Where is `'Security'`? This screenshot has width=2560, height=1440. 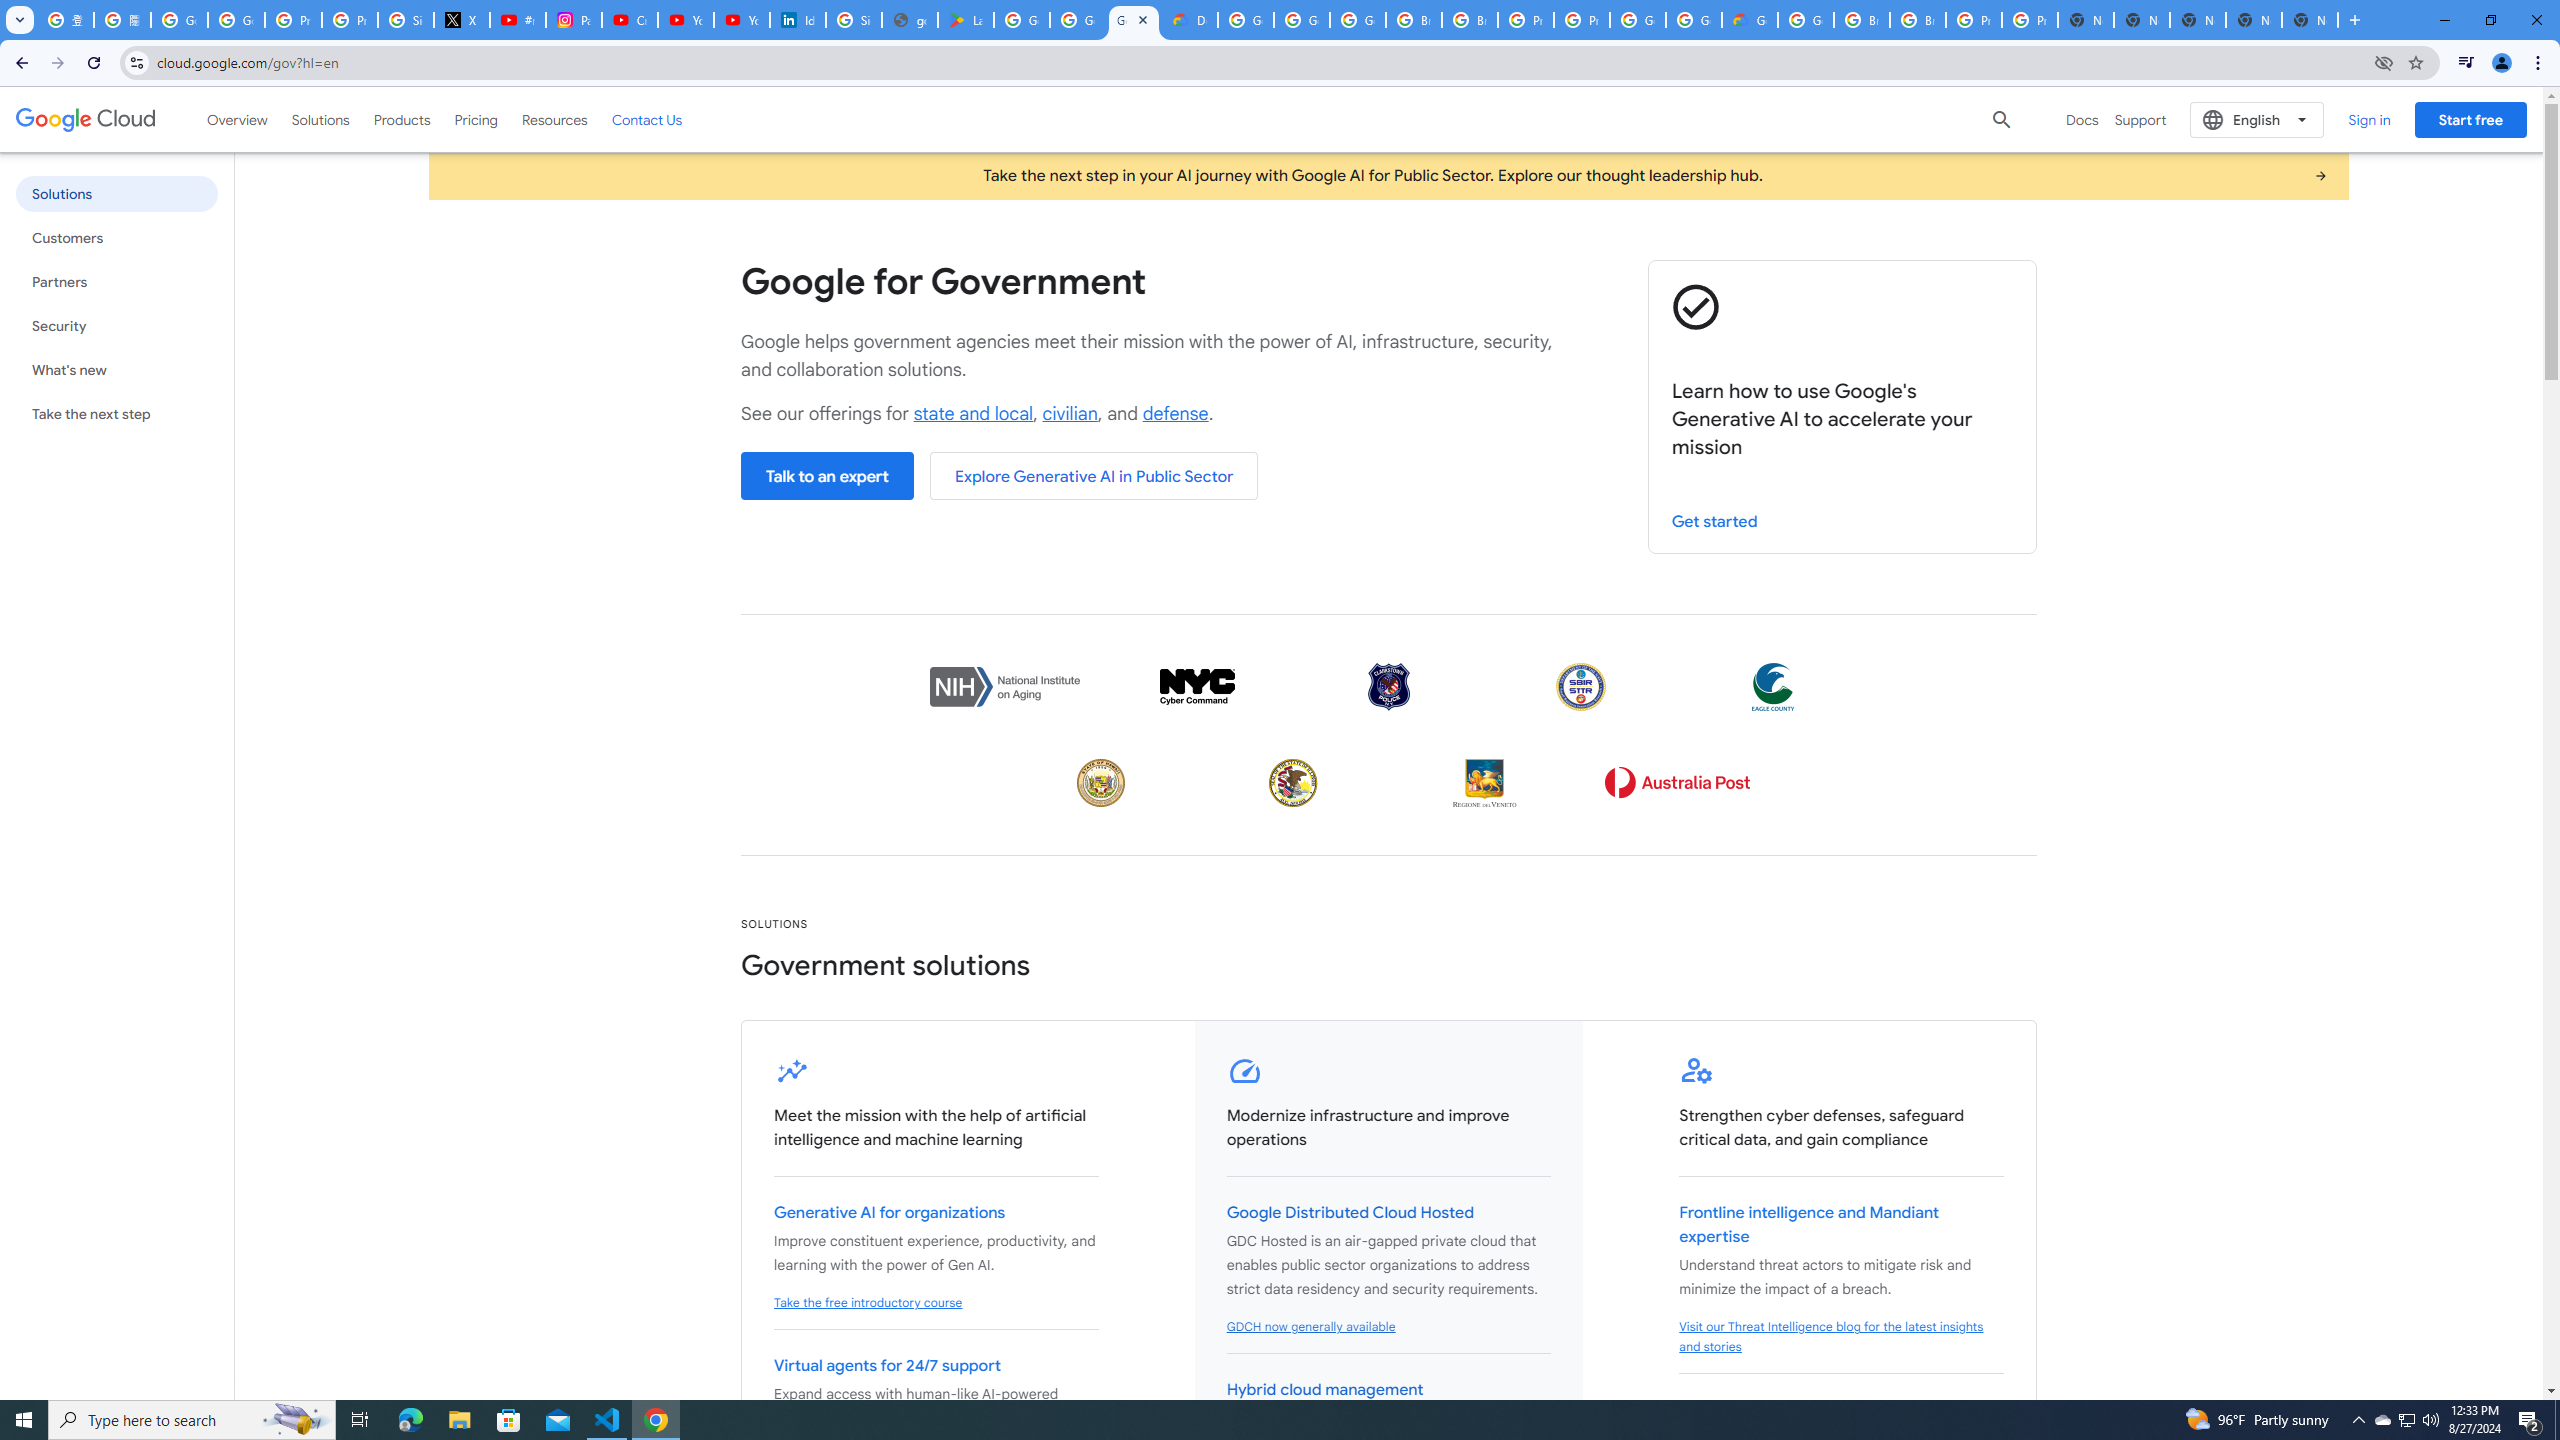 'Security' is located at coordinates (115, 325).